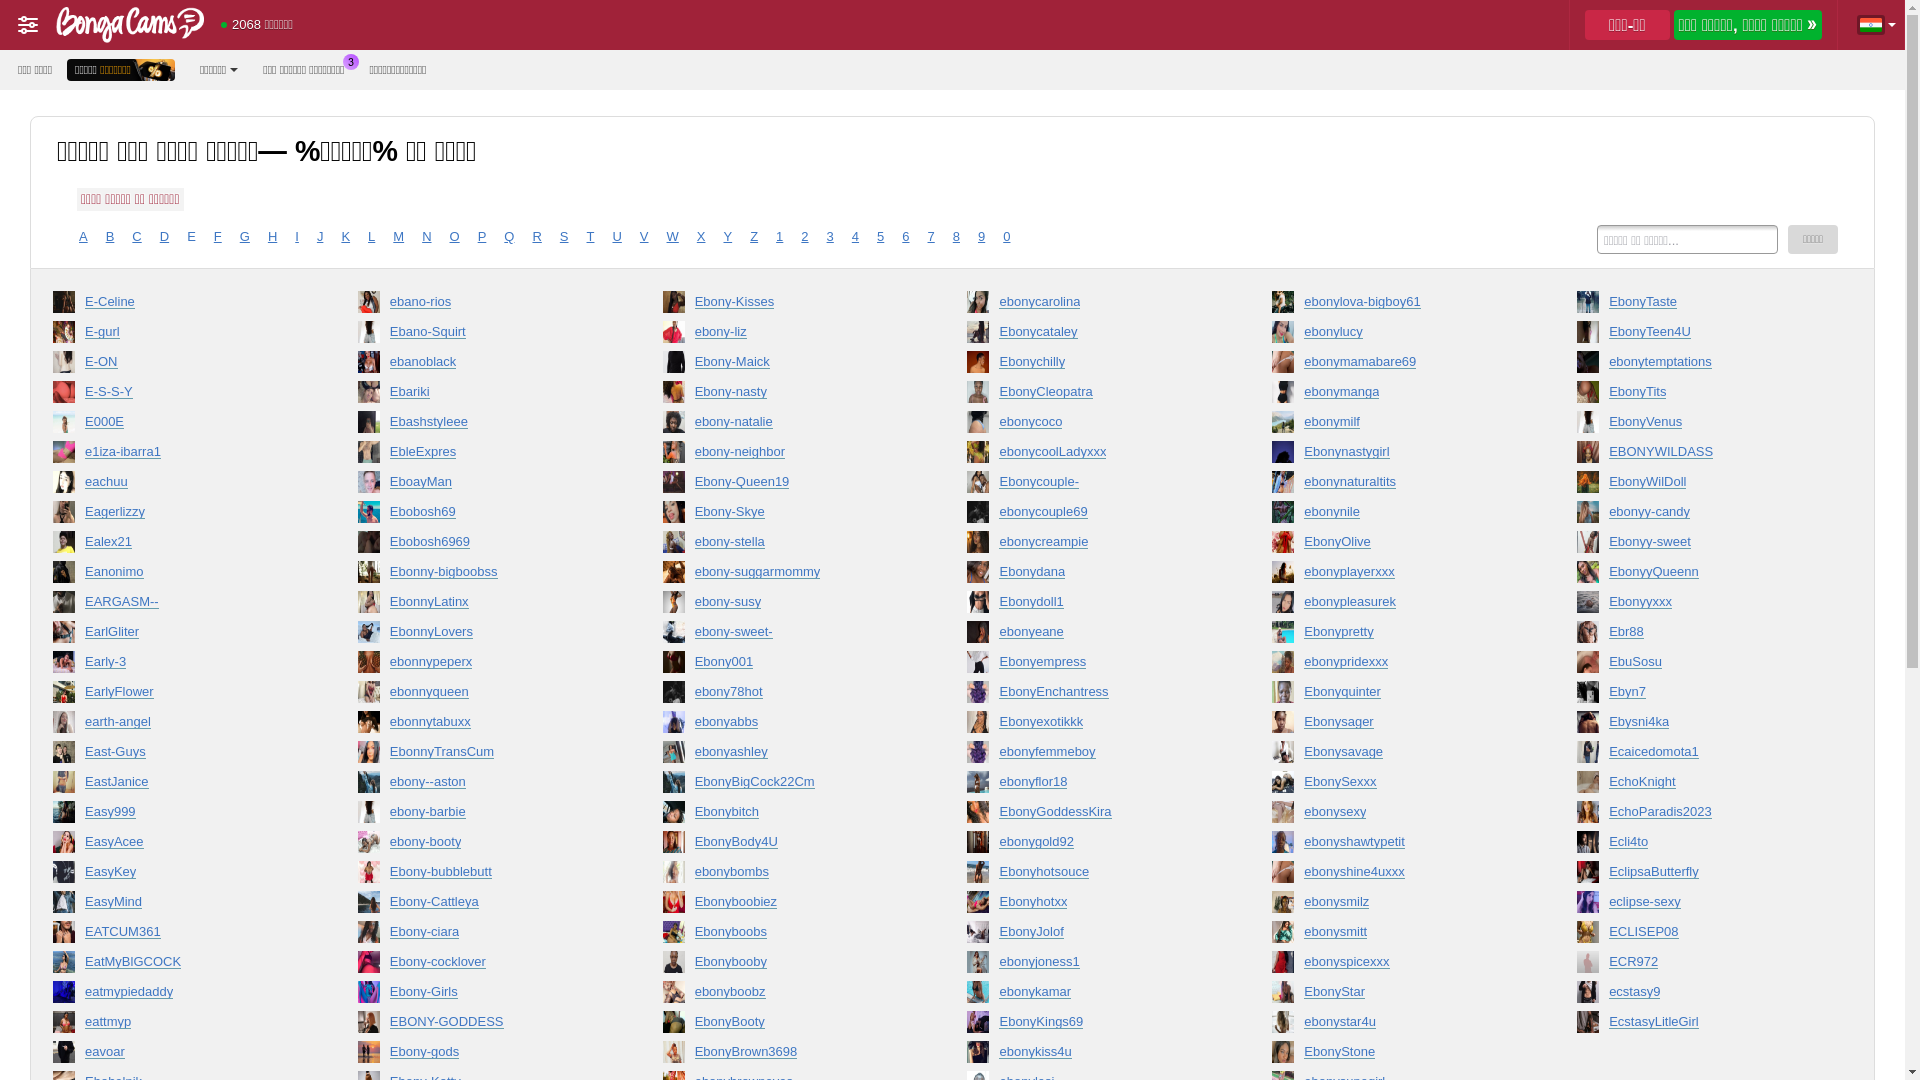 This screenshot has height=1080, width=1920. What do you see at coordinates (177, 666) in the screenshot?
I see `'Early-3'` at bounding box center [177, 666].